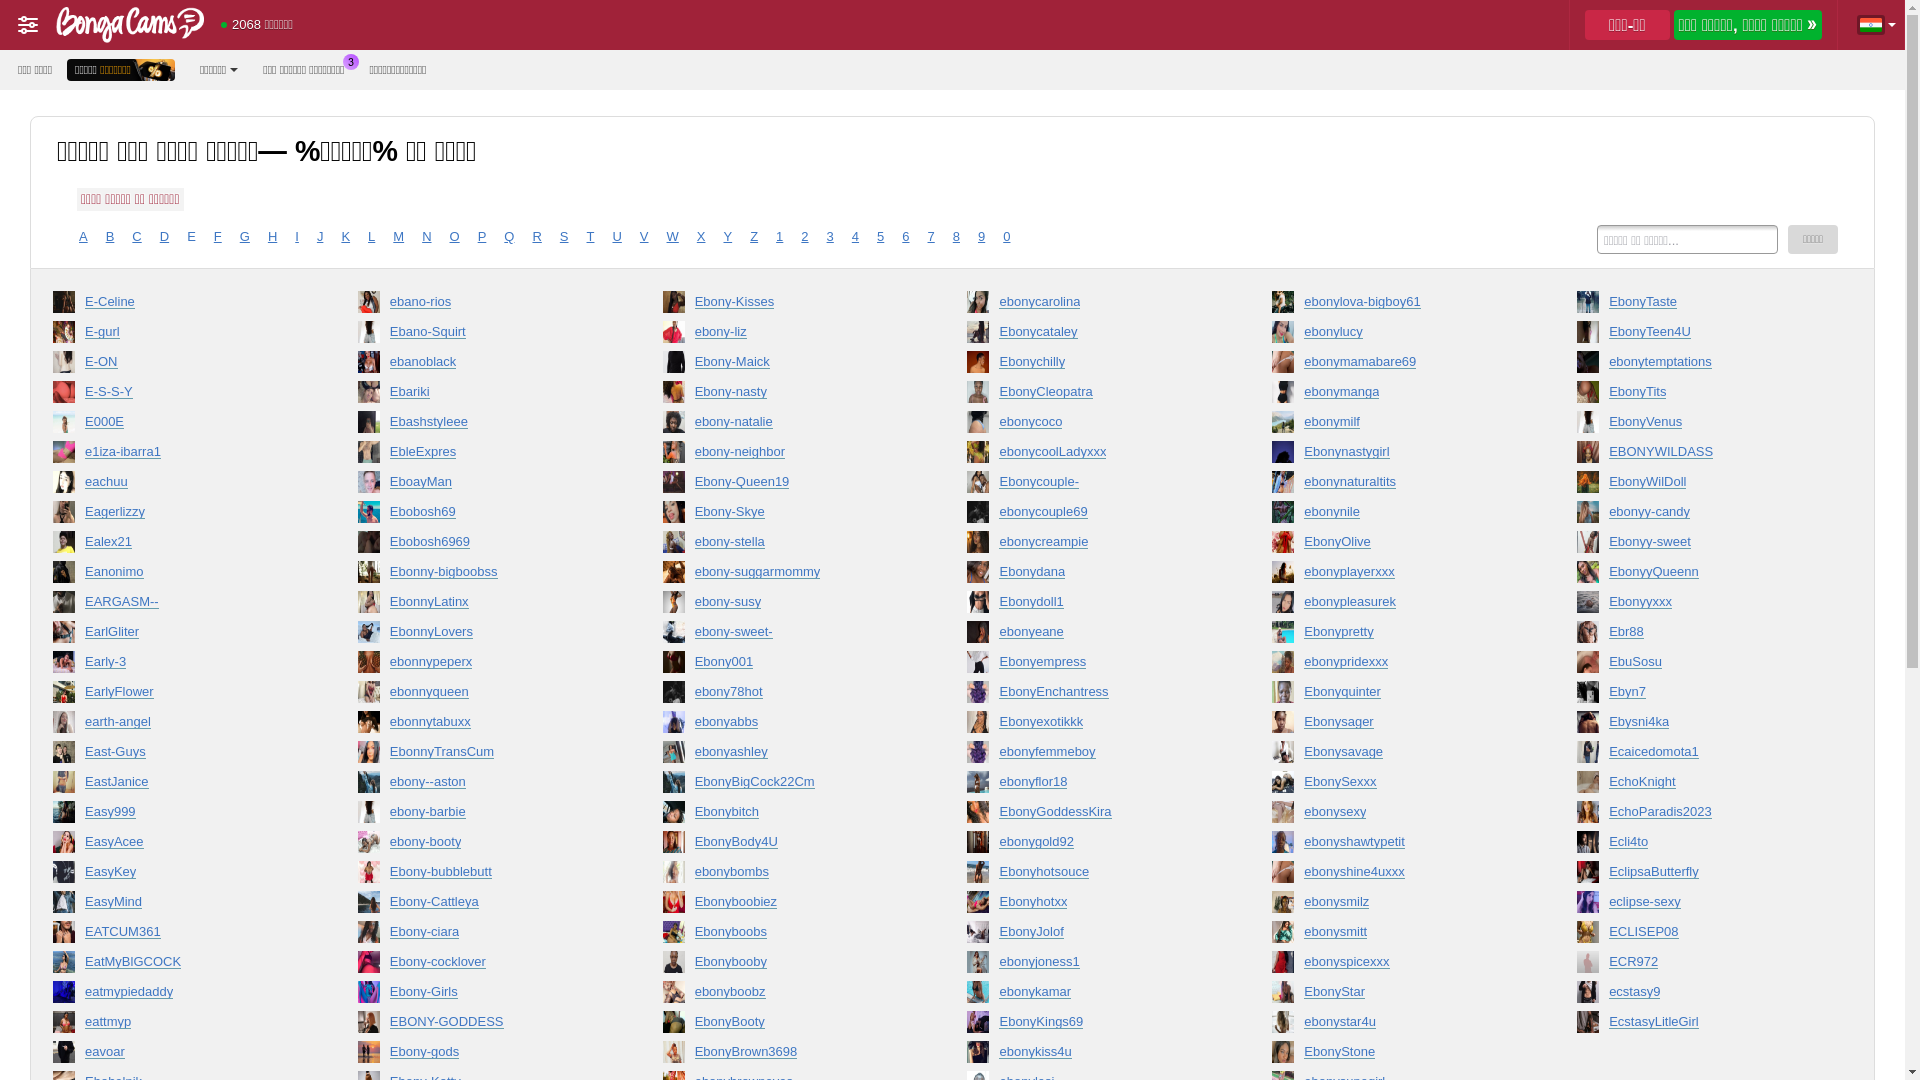 This screenshot has height=1080, width=1920. What do you see at coordinates (177, 666) in the screenshot?
I see `'Early-3'` at bounding box center [177, 666].